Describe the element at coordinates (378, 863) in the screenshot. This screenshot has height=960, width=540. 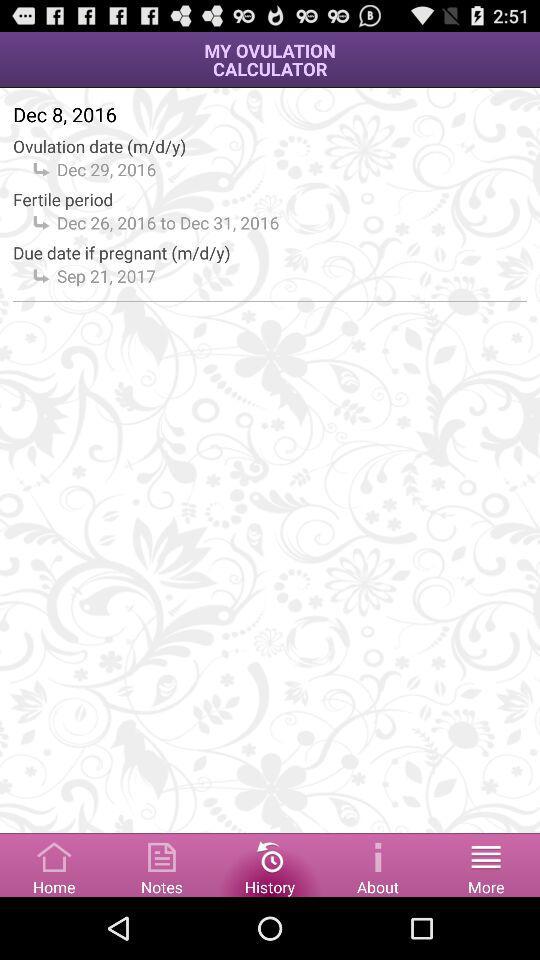
I see `about` at that location.